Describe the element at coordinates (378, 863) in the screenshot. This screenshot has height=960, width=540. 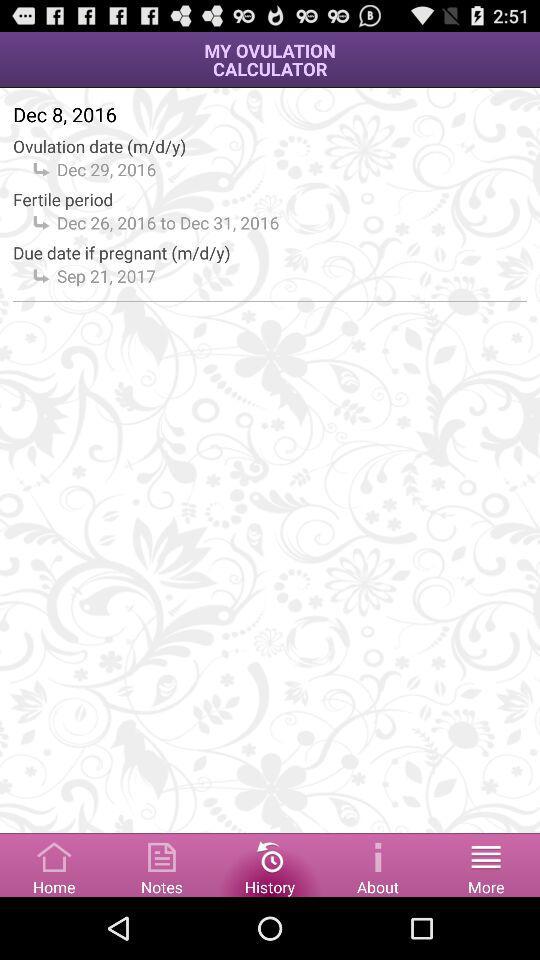
I see `about` at that location.